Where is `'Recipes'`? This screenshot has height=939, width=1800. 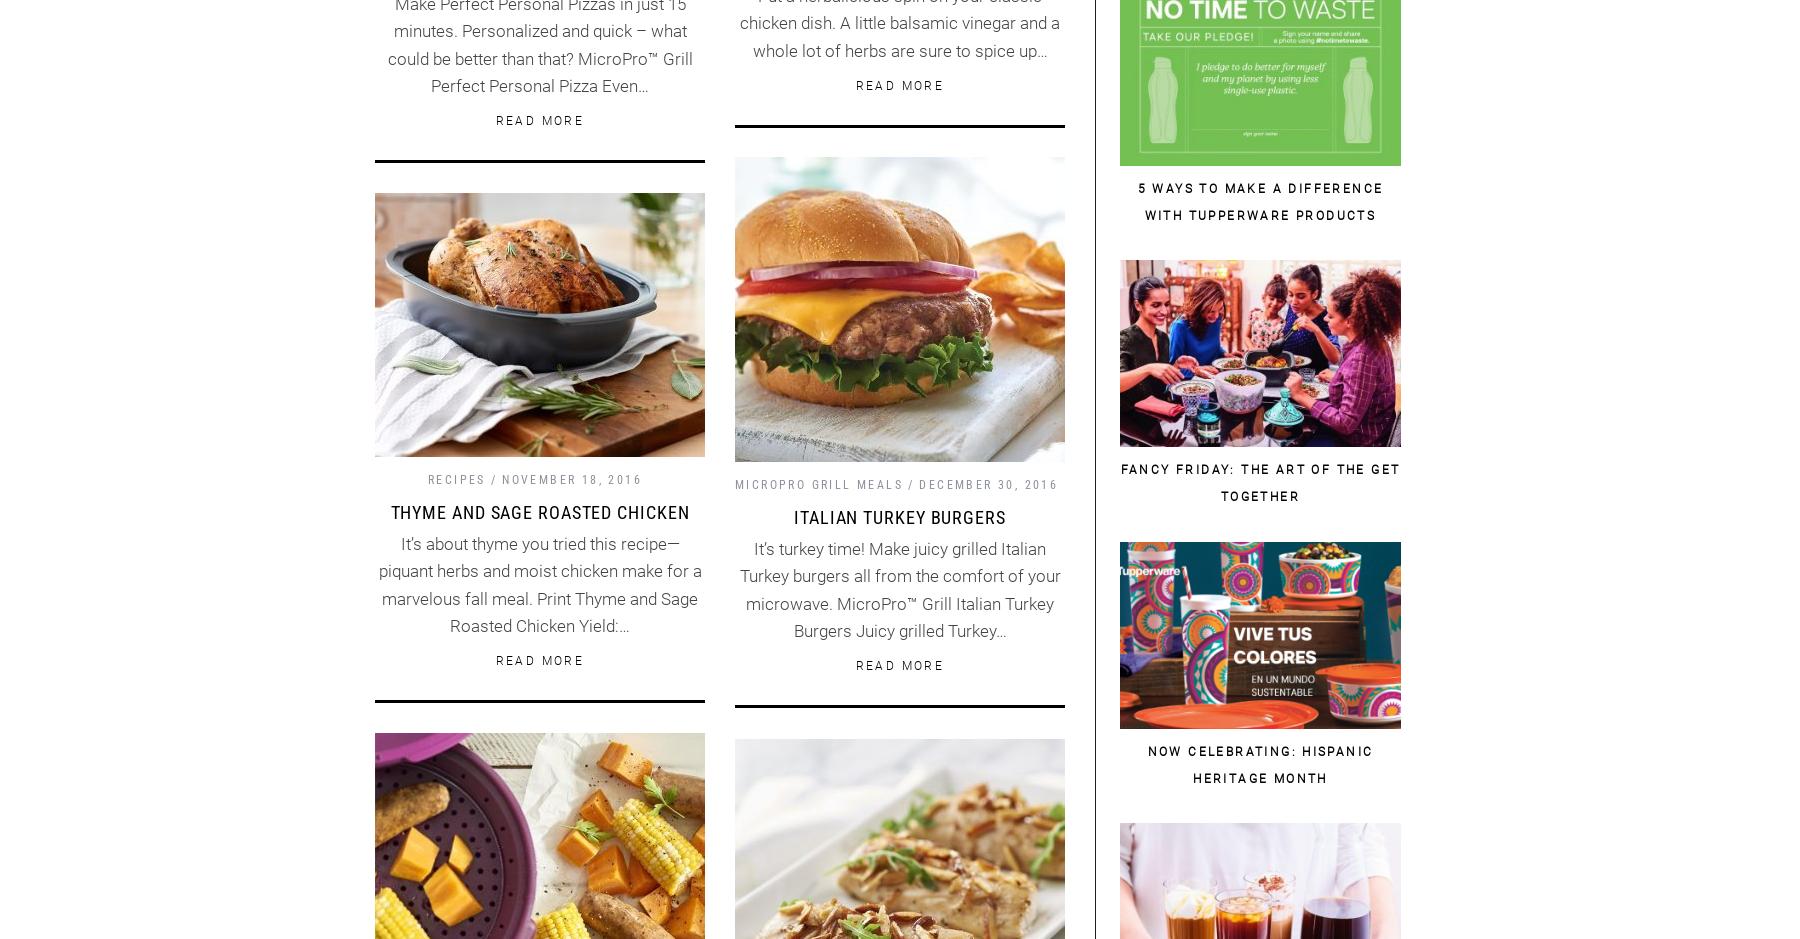 'Recipes' is located at coordinates (454, 477).